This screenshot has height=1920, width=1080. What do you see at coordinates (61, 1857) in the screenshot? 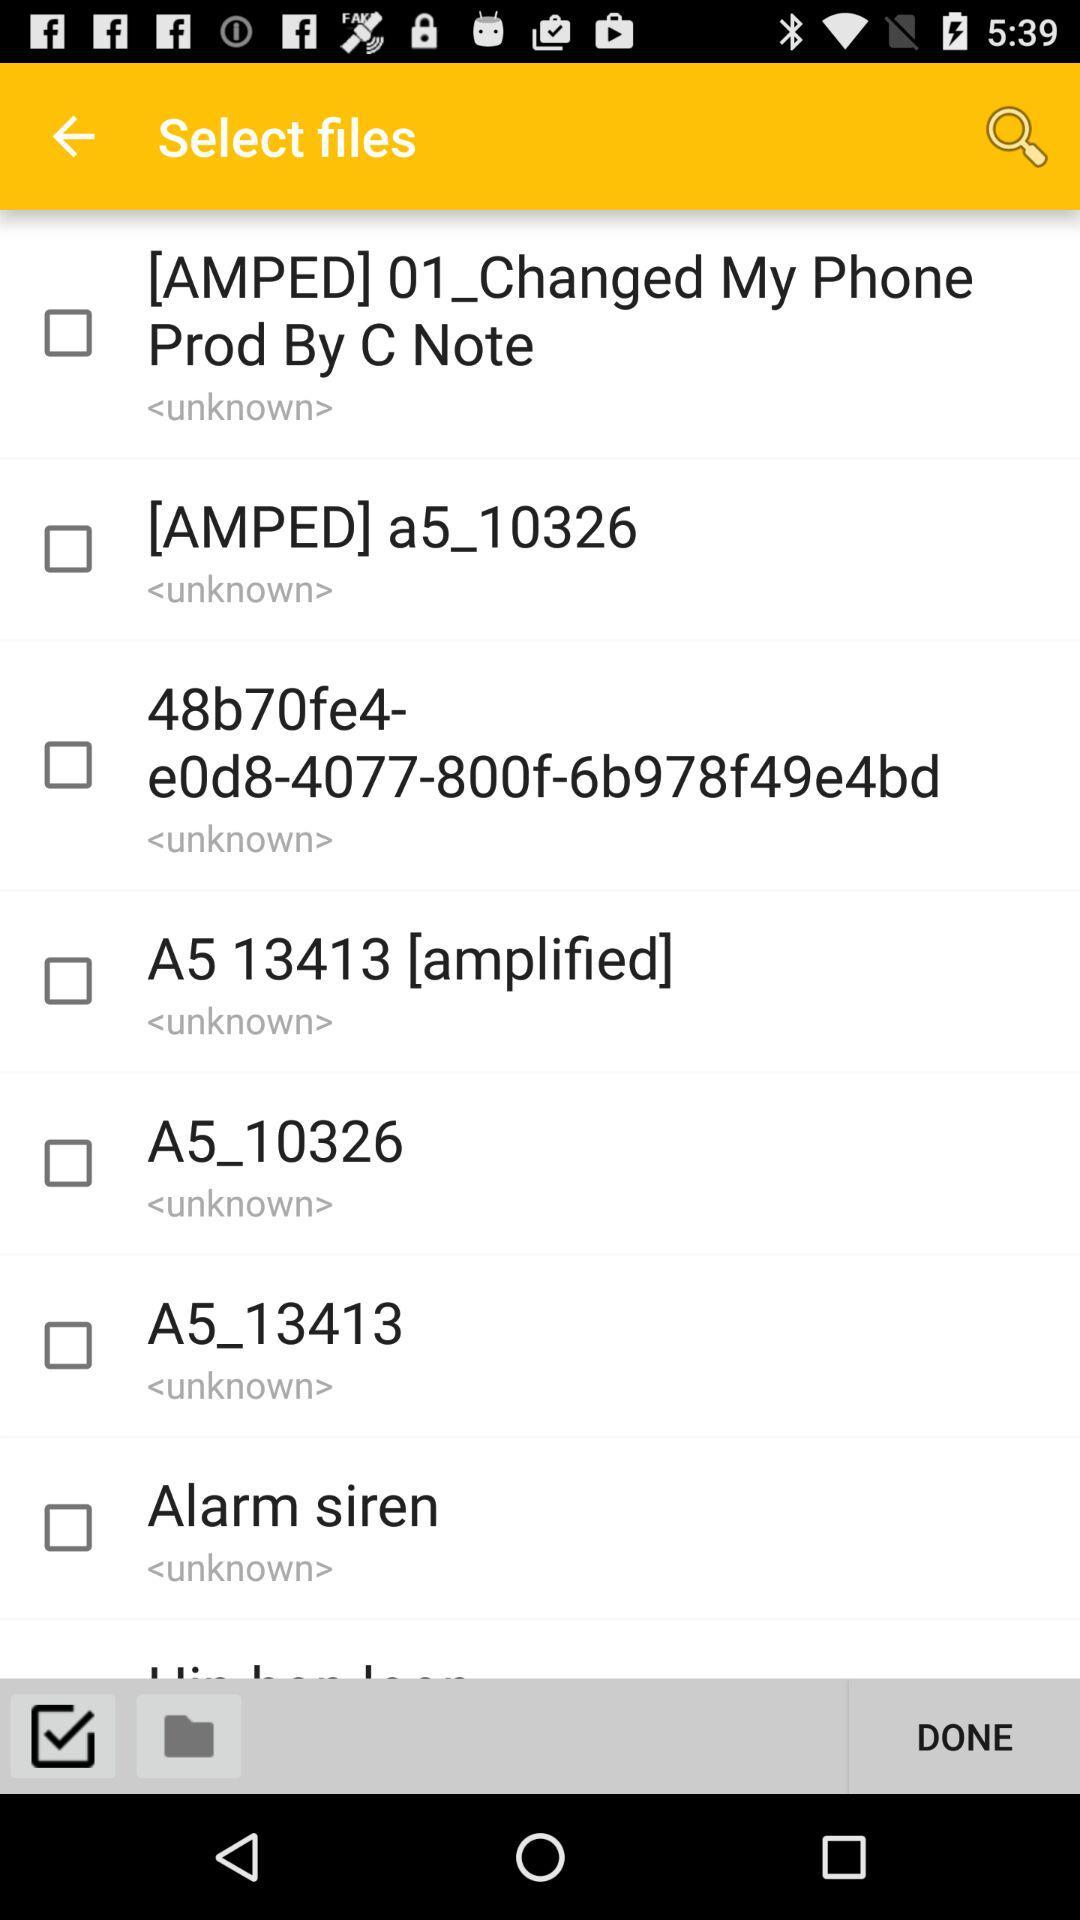
I see `the check icon` at bounding box center [61, 1857].